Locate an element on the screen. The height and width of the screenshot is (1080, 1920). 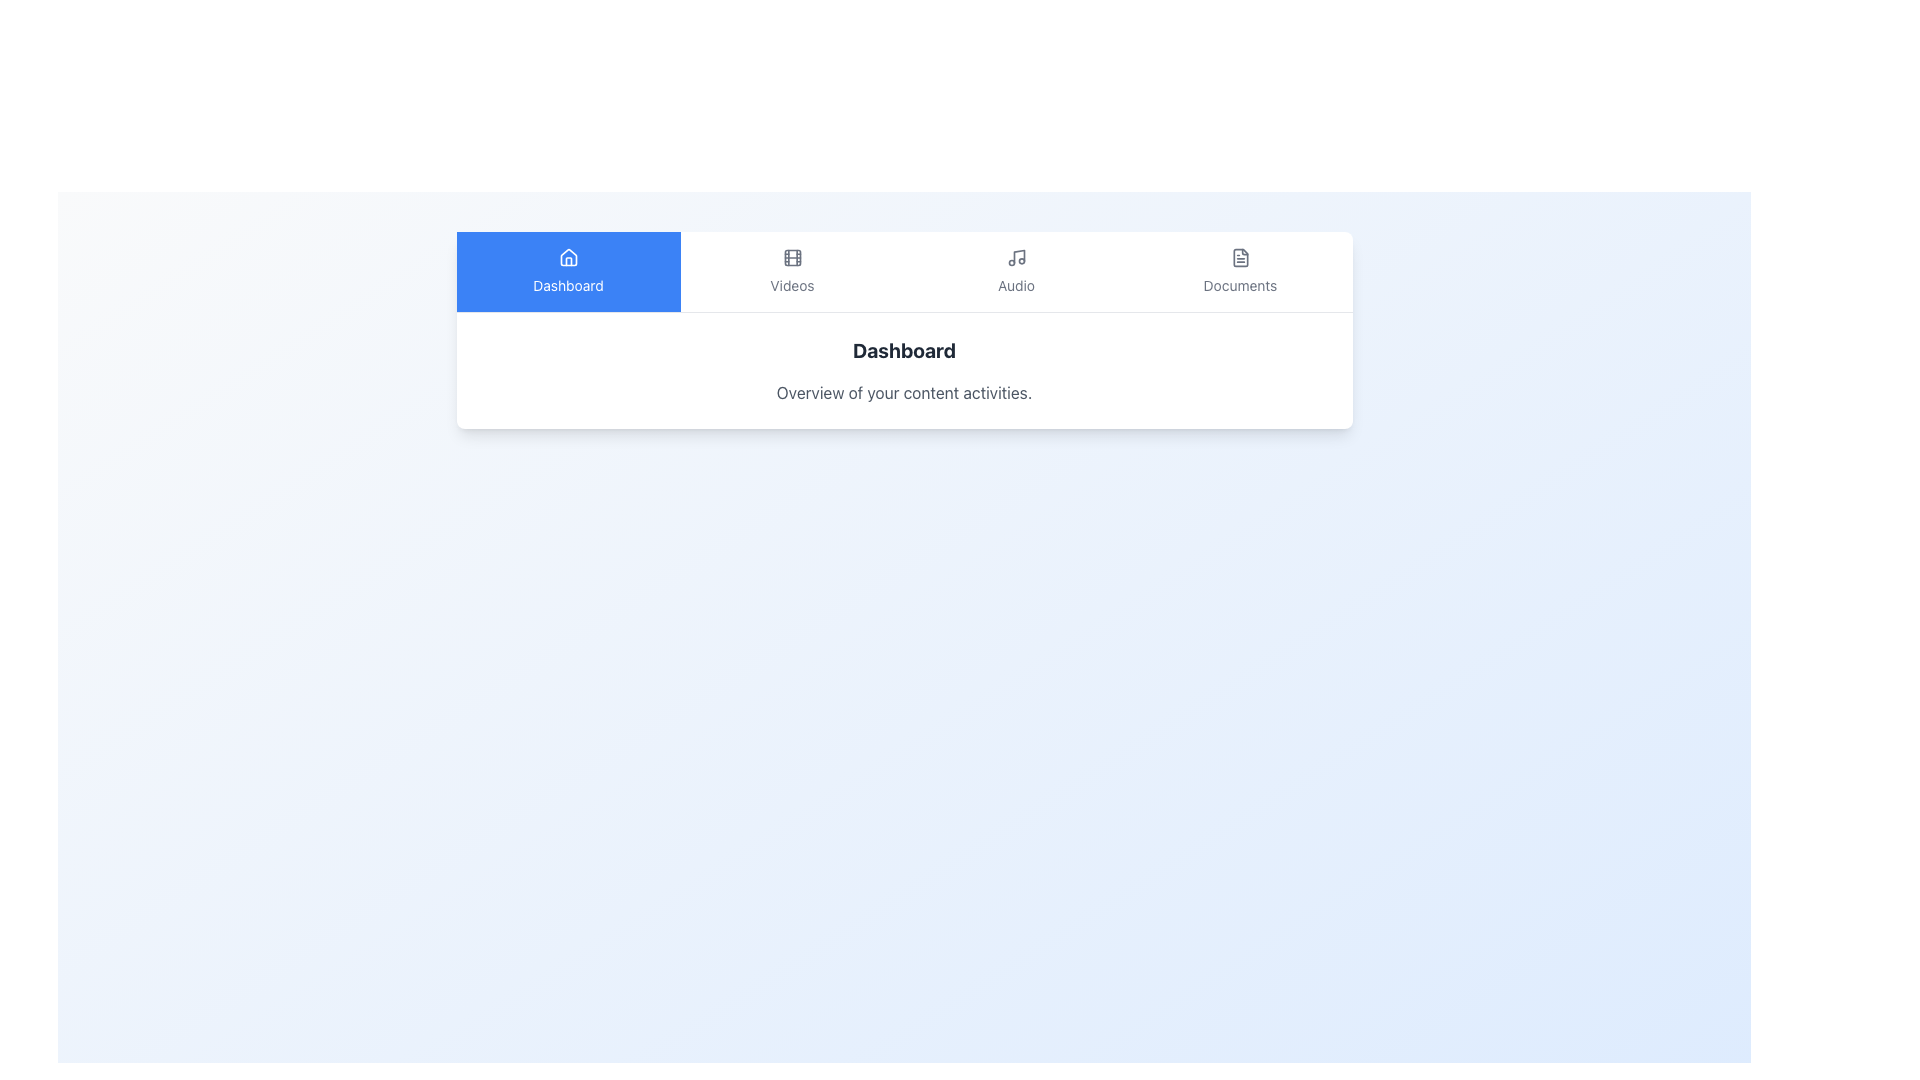
the 'Dashboard' title text label, which serves as a heading for the current interface section is located at coordinates (903, 350).